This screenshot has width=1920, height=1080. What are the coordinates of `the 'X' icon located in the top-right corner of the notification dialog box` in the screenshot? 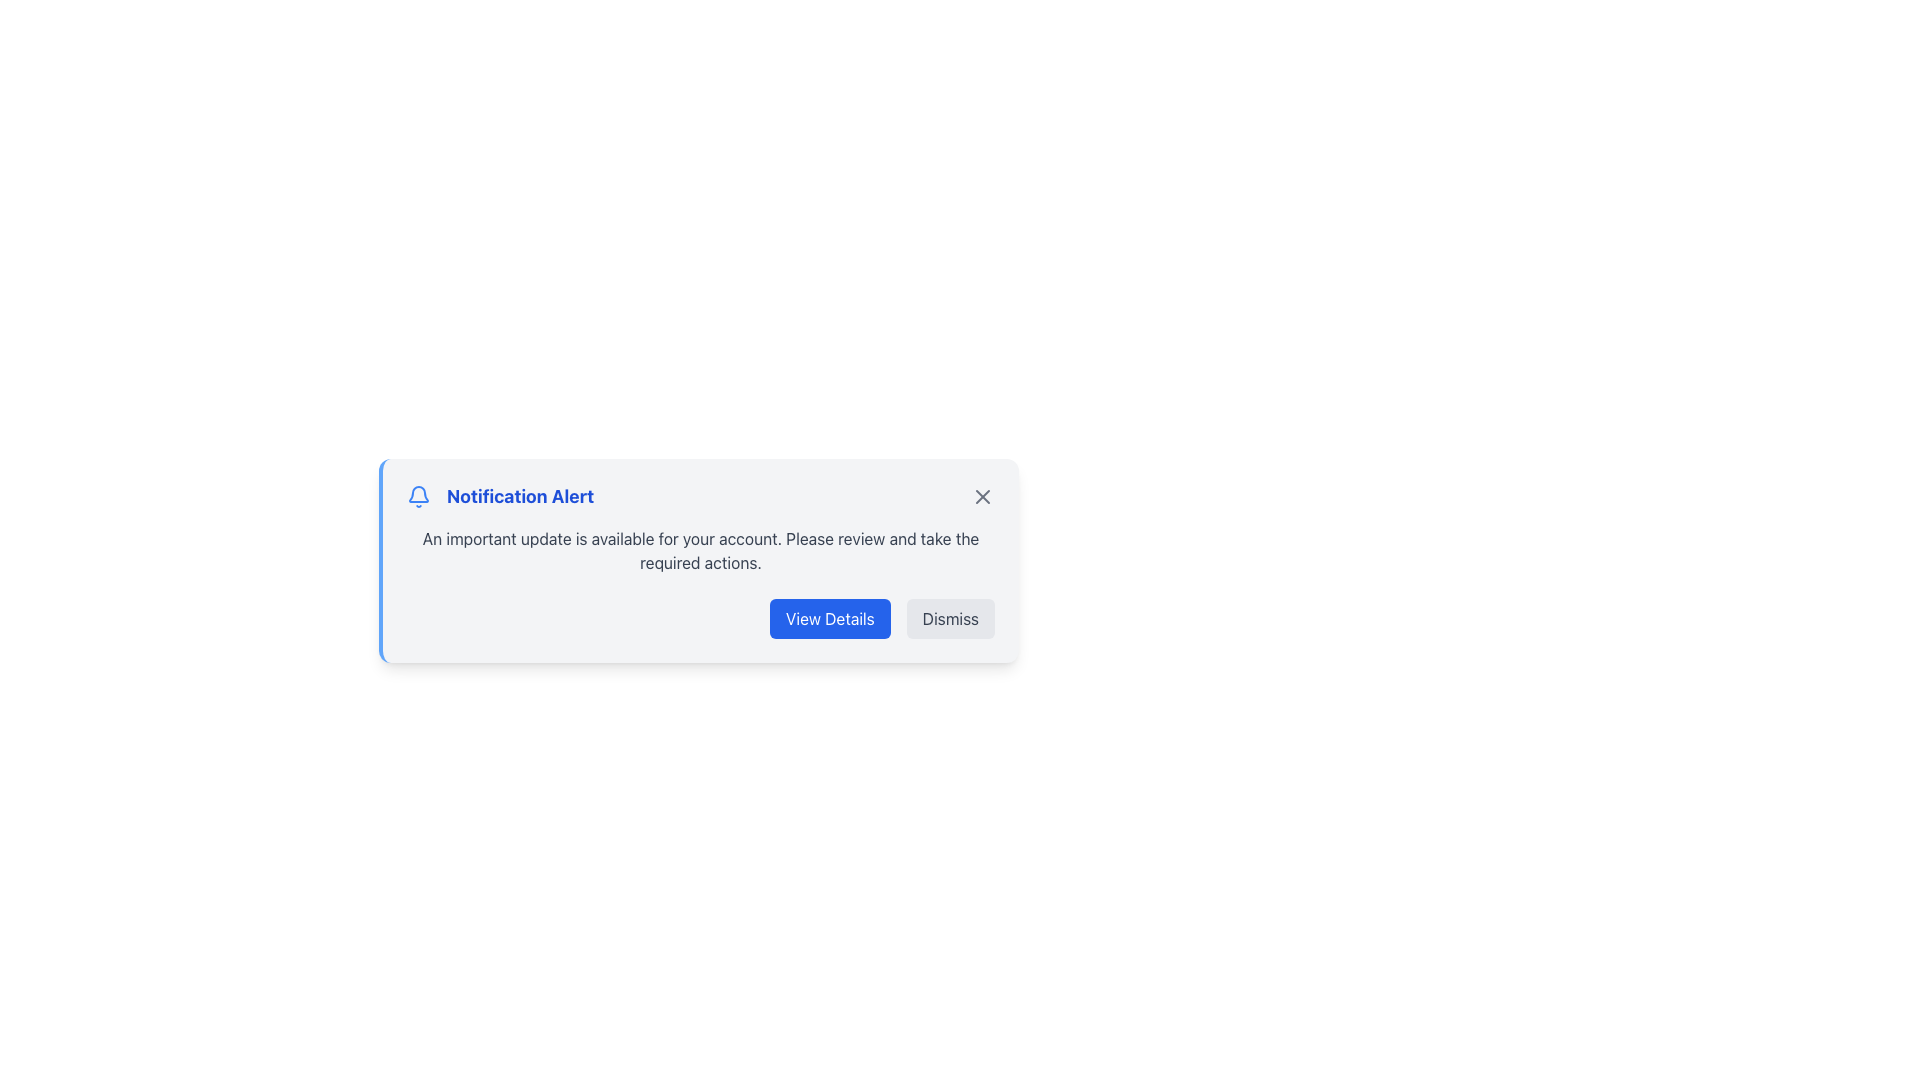 It's located at (983, 496).